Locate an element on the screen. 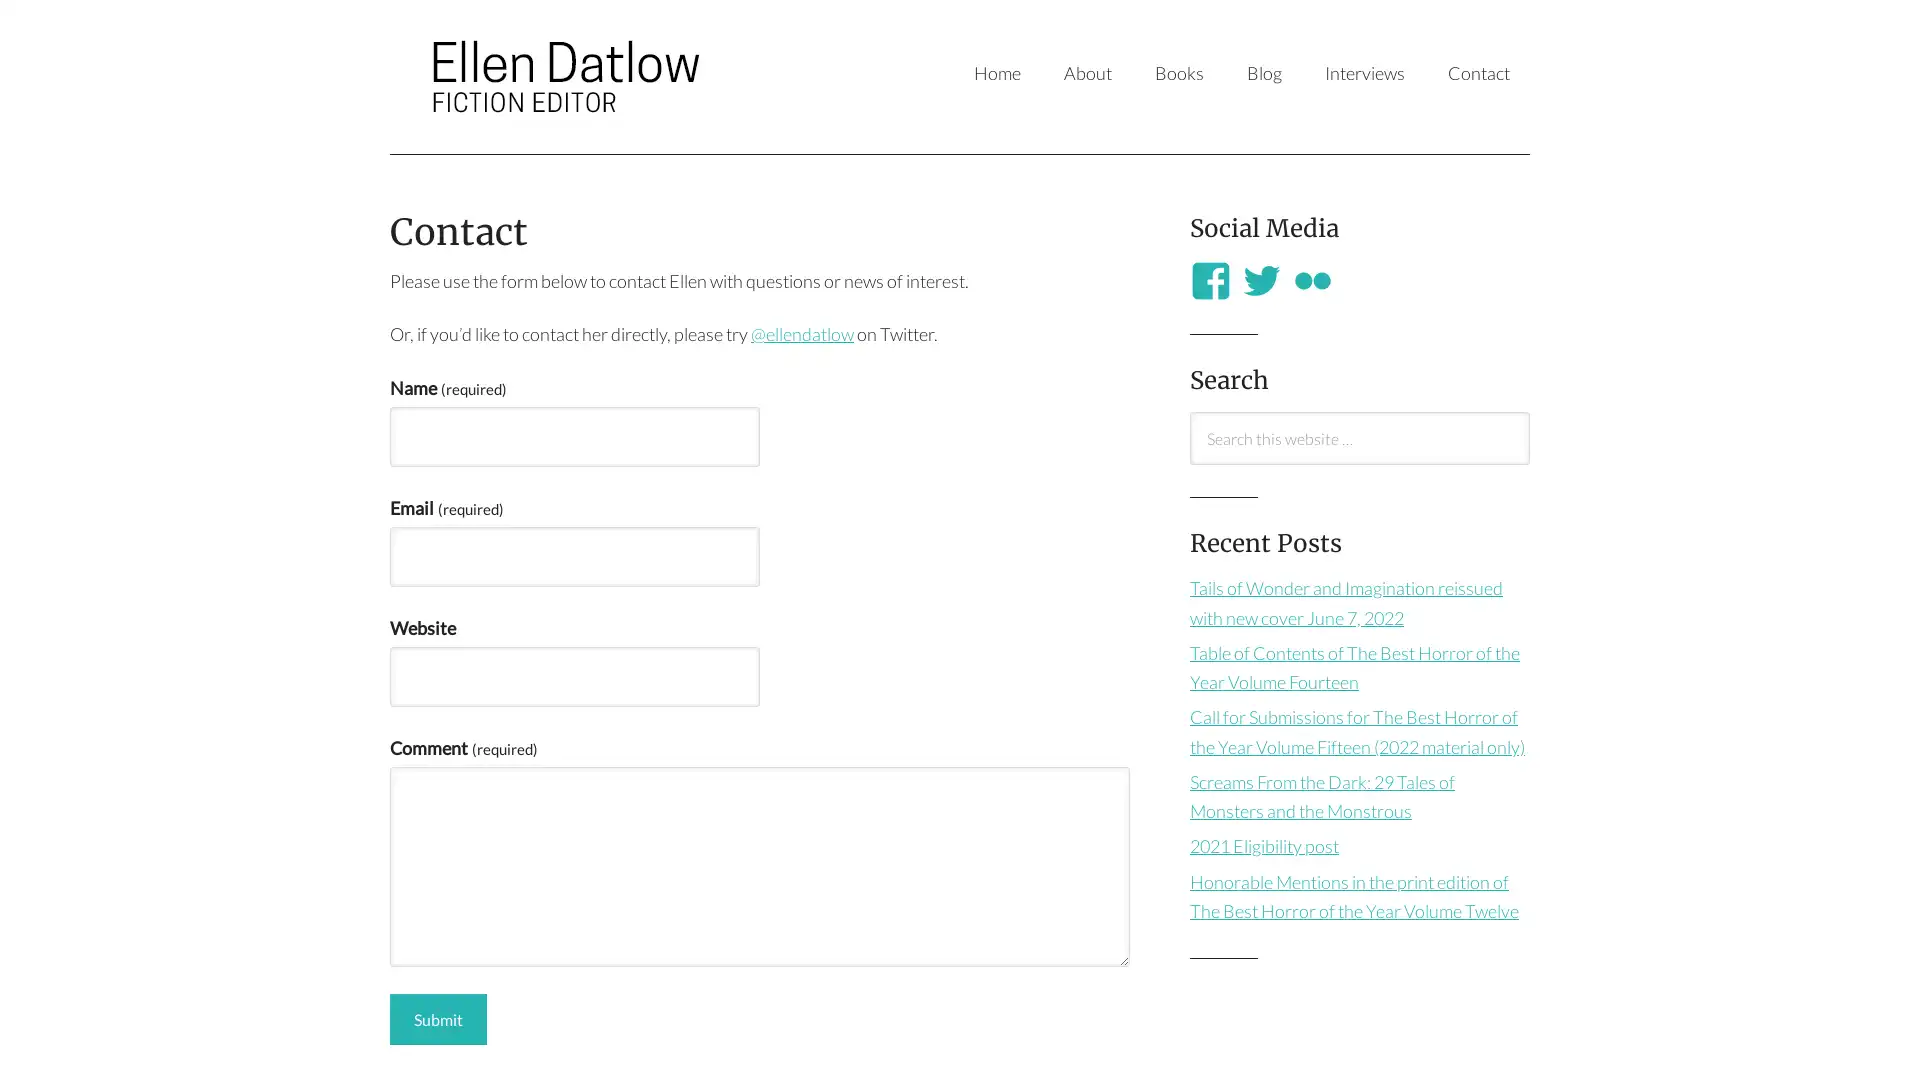 This screenshot has height=1080, width=1920. Search is located at coordinates (1189, 463).